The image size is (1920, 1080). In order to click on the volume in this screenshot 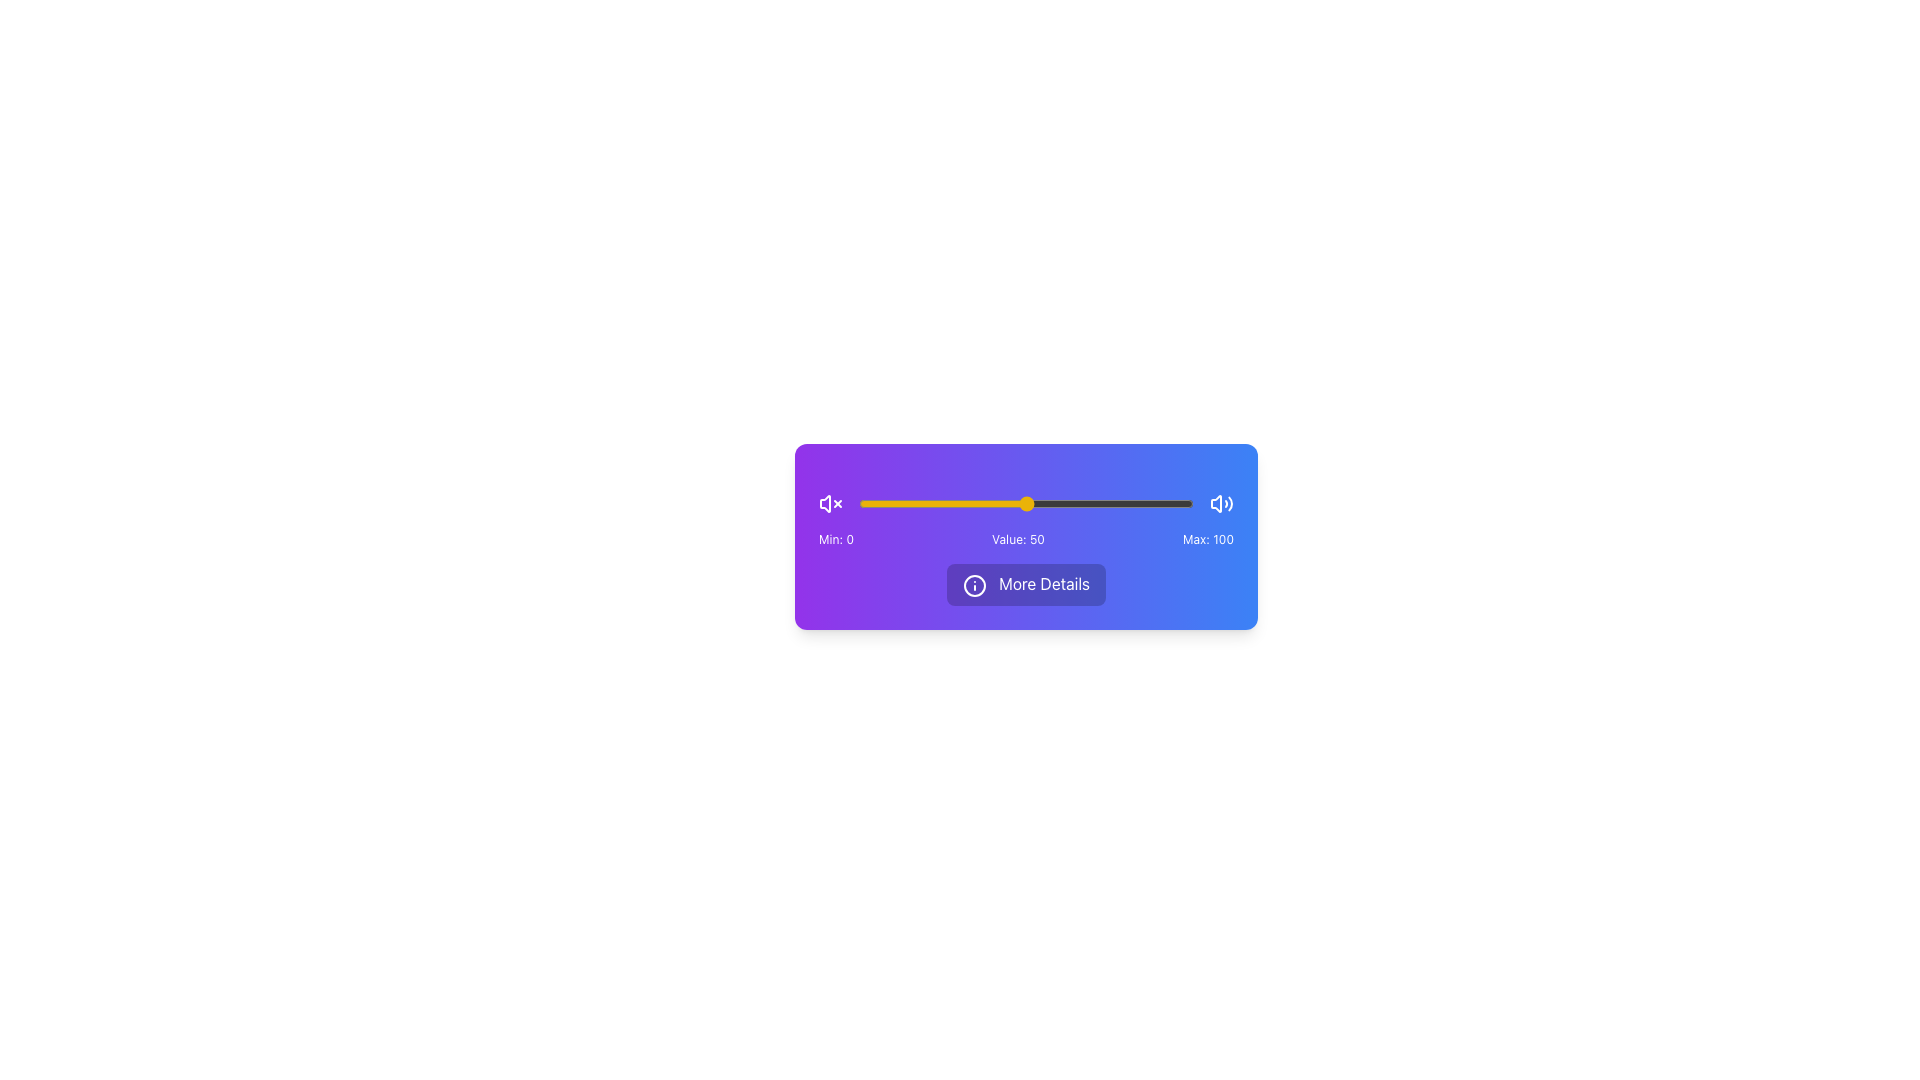, I will do `click(976, 503)`.